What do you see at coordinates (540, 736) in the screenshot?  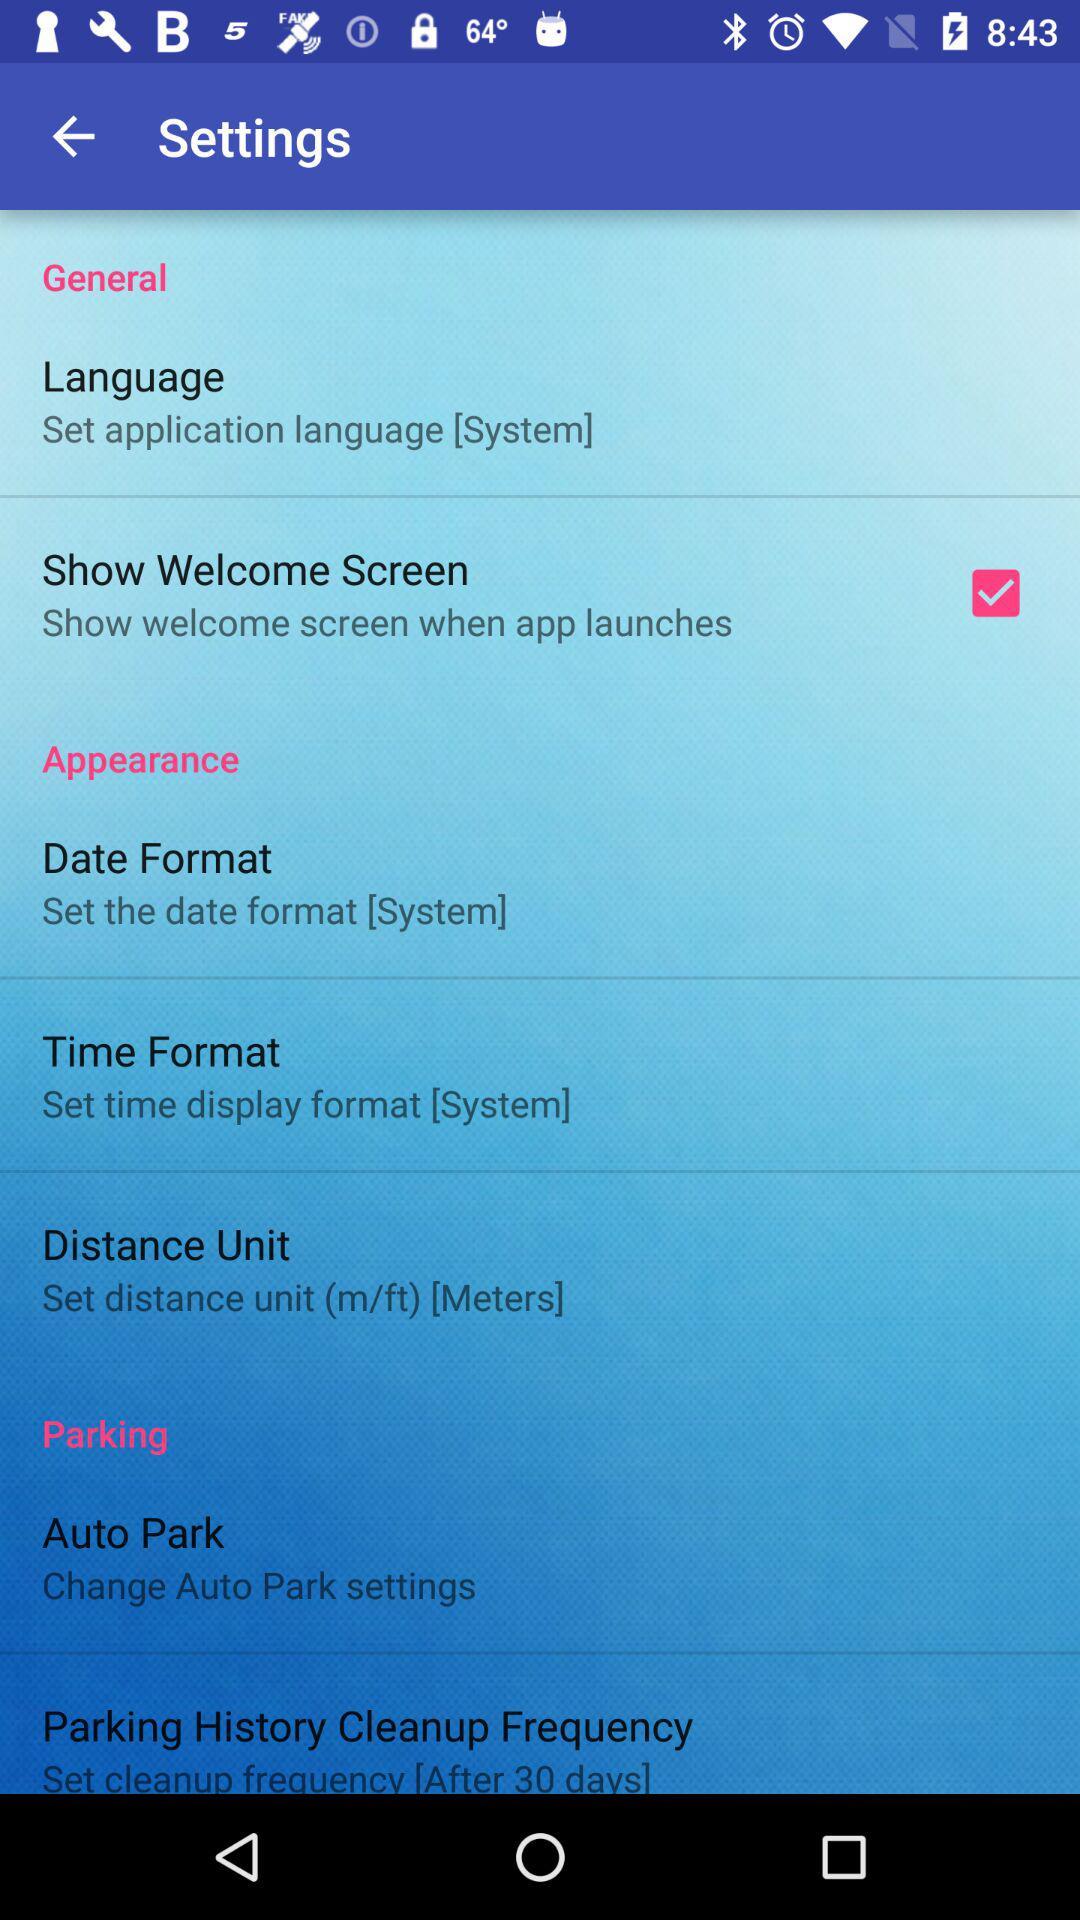 I see `icon below the show welcome screen icon` at bounding box center [540, 736].